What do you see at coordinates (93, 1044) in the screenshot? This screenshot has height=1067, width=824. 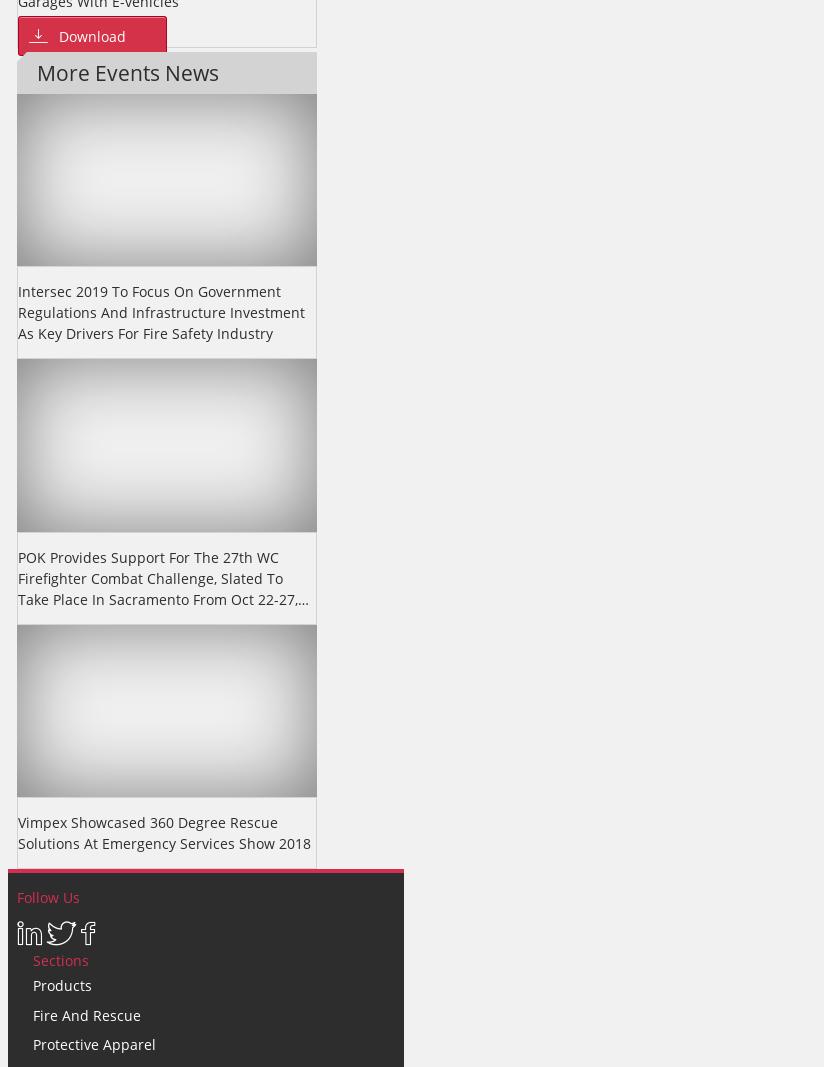 I see `'Protective Apparel'` at bounding box center [93, 1044].